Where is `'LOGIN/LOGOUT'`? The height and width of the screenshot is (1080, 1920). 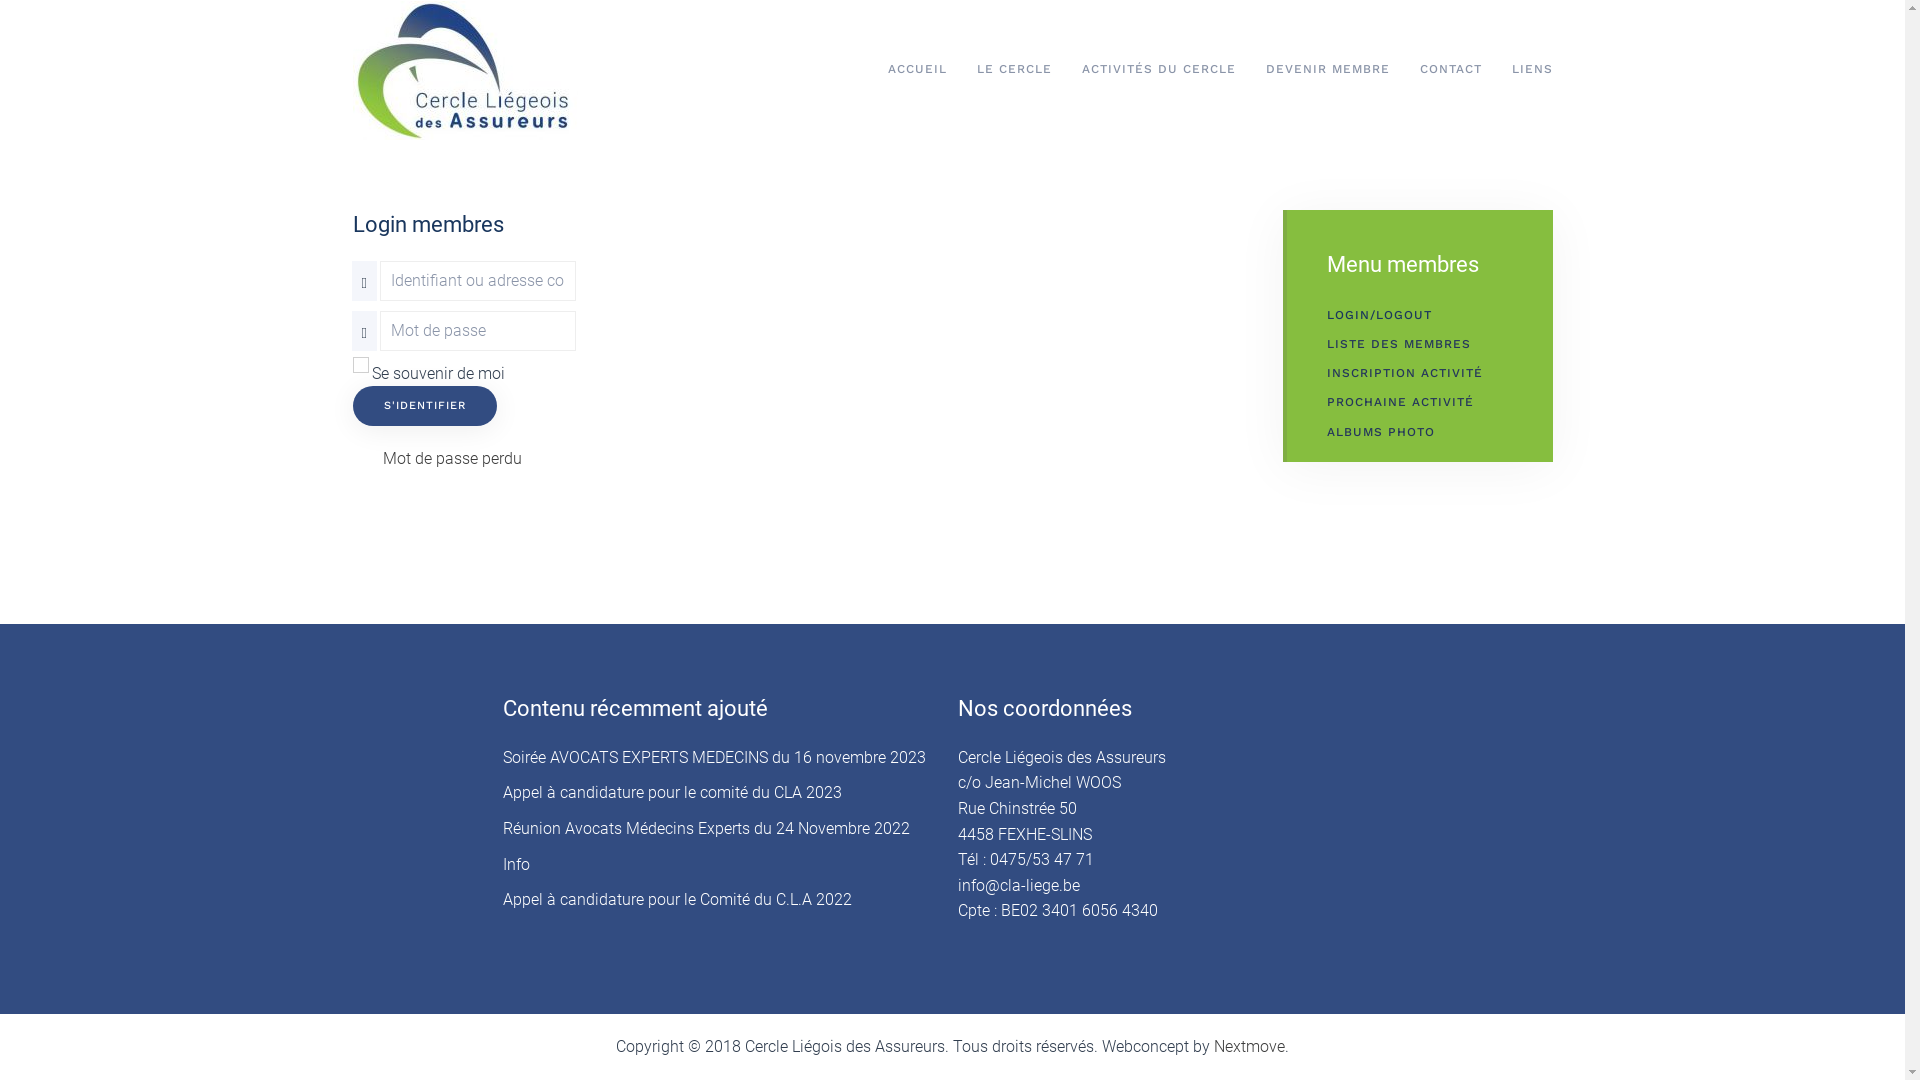
'LOGIN/LOGOUT' is located at coordinates (1418, 315).